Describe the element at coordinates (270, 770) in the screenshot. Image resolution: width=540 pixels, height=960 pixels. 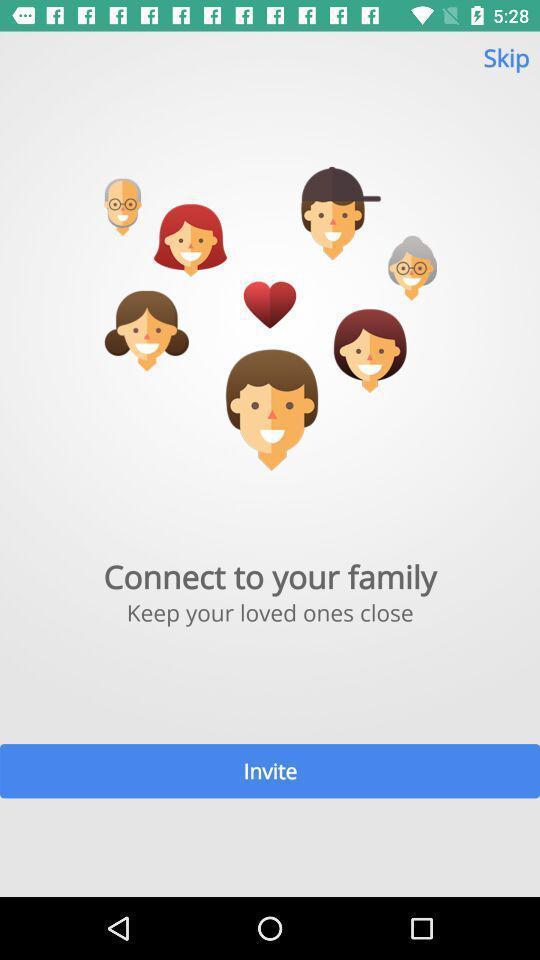
I see `item below keep your loved item` at that location.